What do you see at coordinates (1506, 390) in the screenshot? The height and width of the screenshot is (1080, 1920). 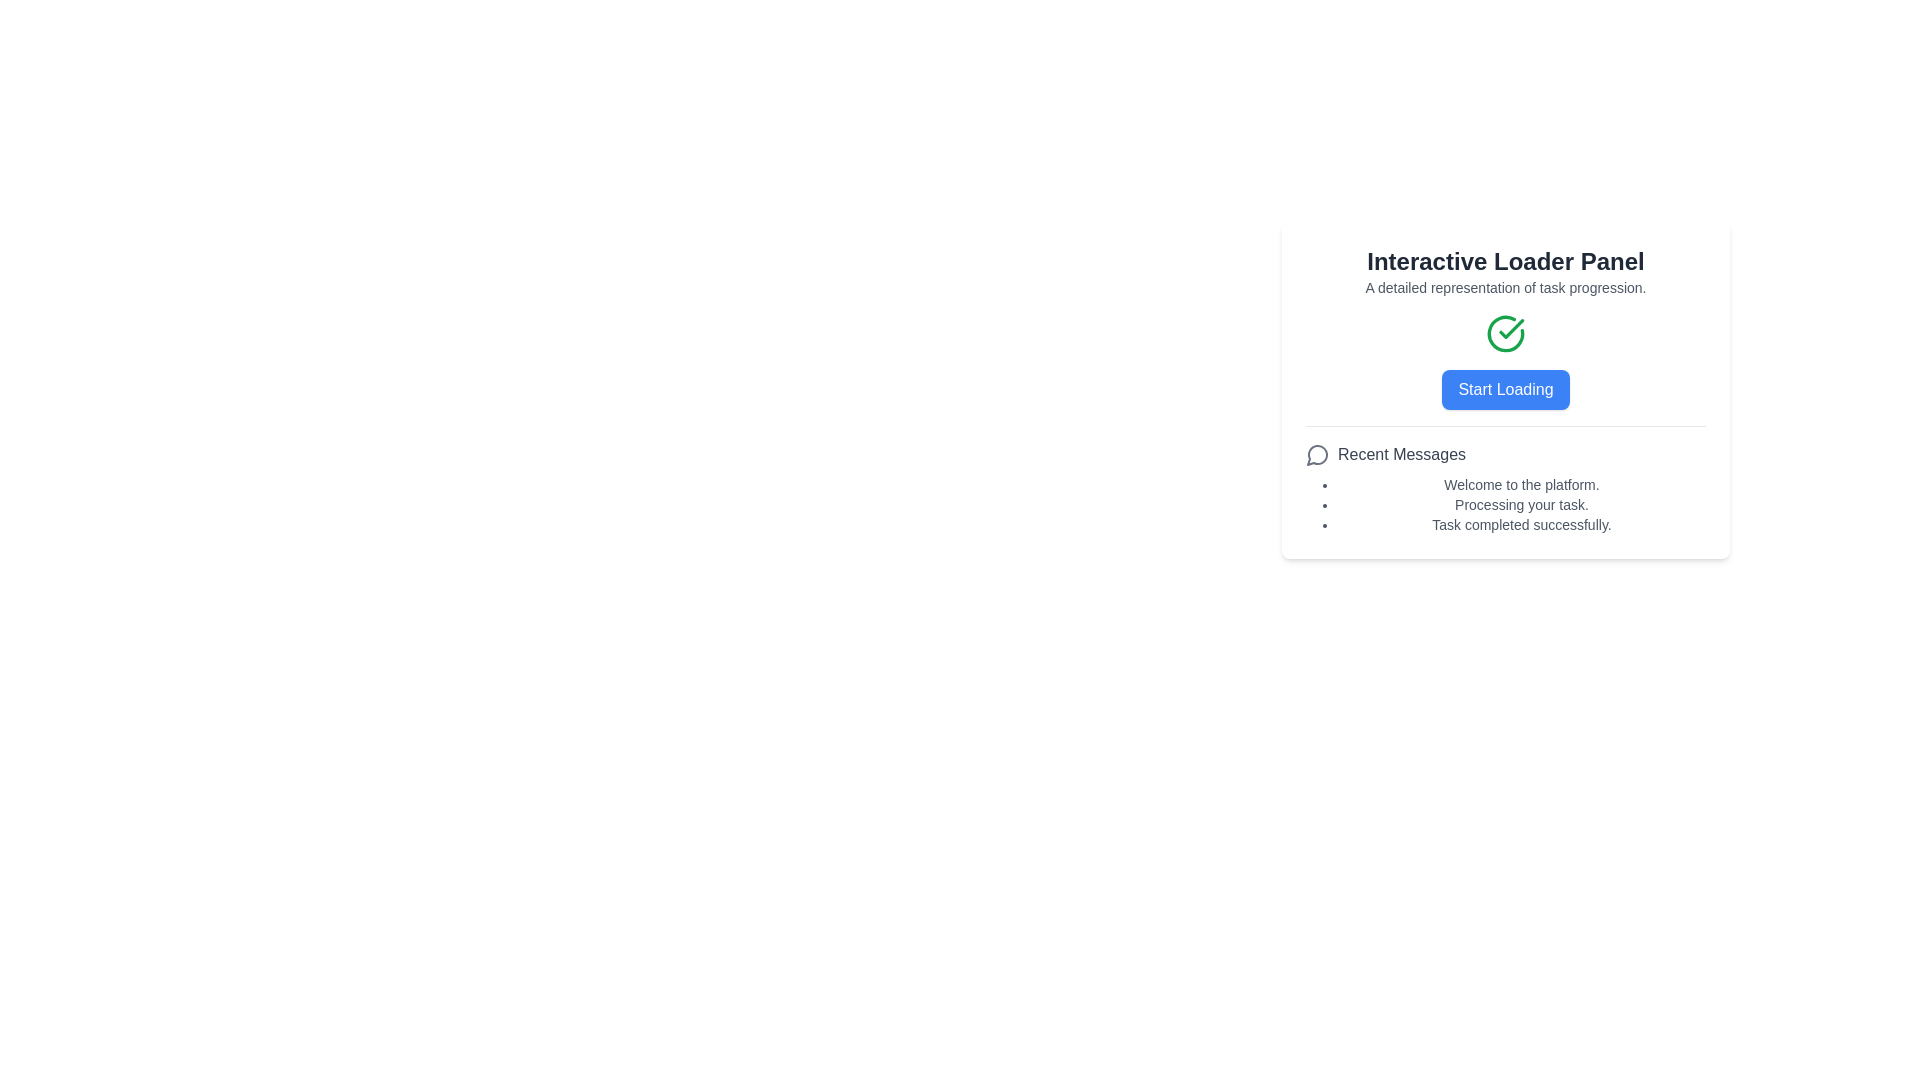 I see `messages or instructions displayed in the 'Interactive Loader Panel', which contains a list of recent messages and instructions` at bounding box center [1506, 390].